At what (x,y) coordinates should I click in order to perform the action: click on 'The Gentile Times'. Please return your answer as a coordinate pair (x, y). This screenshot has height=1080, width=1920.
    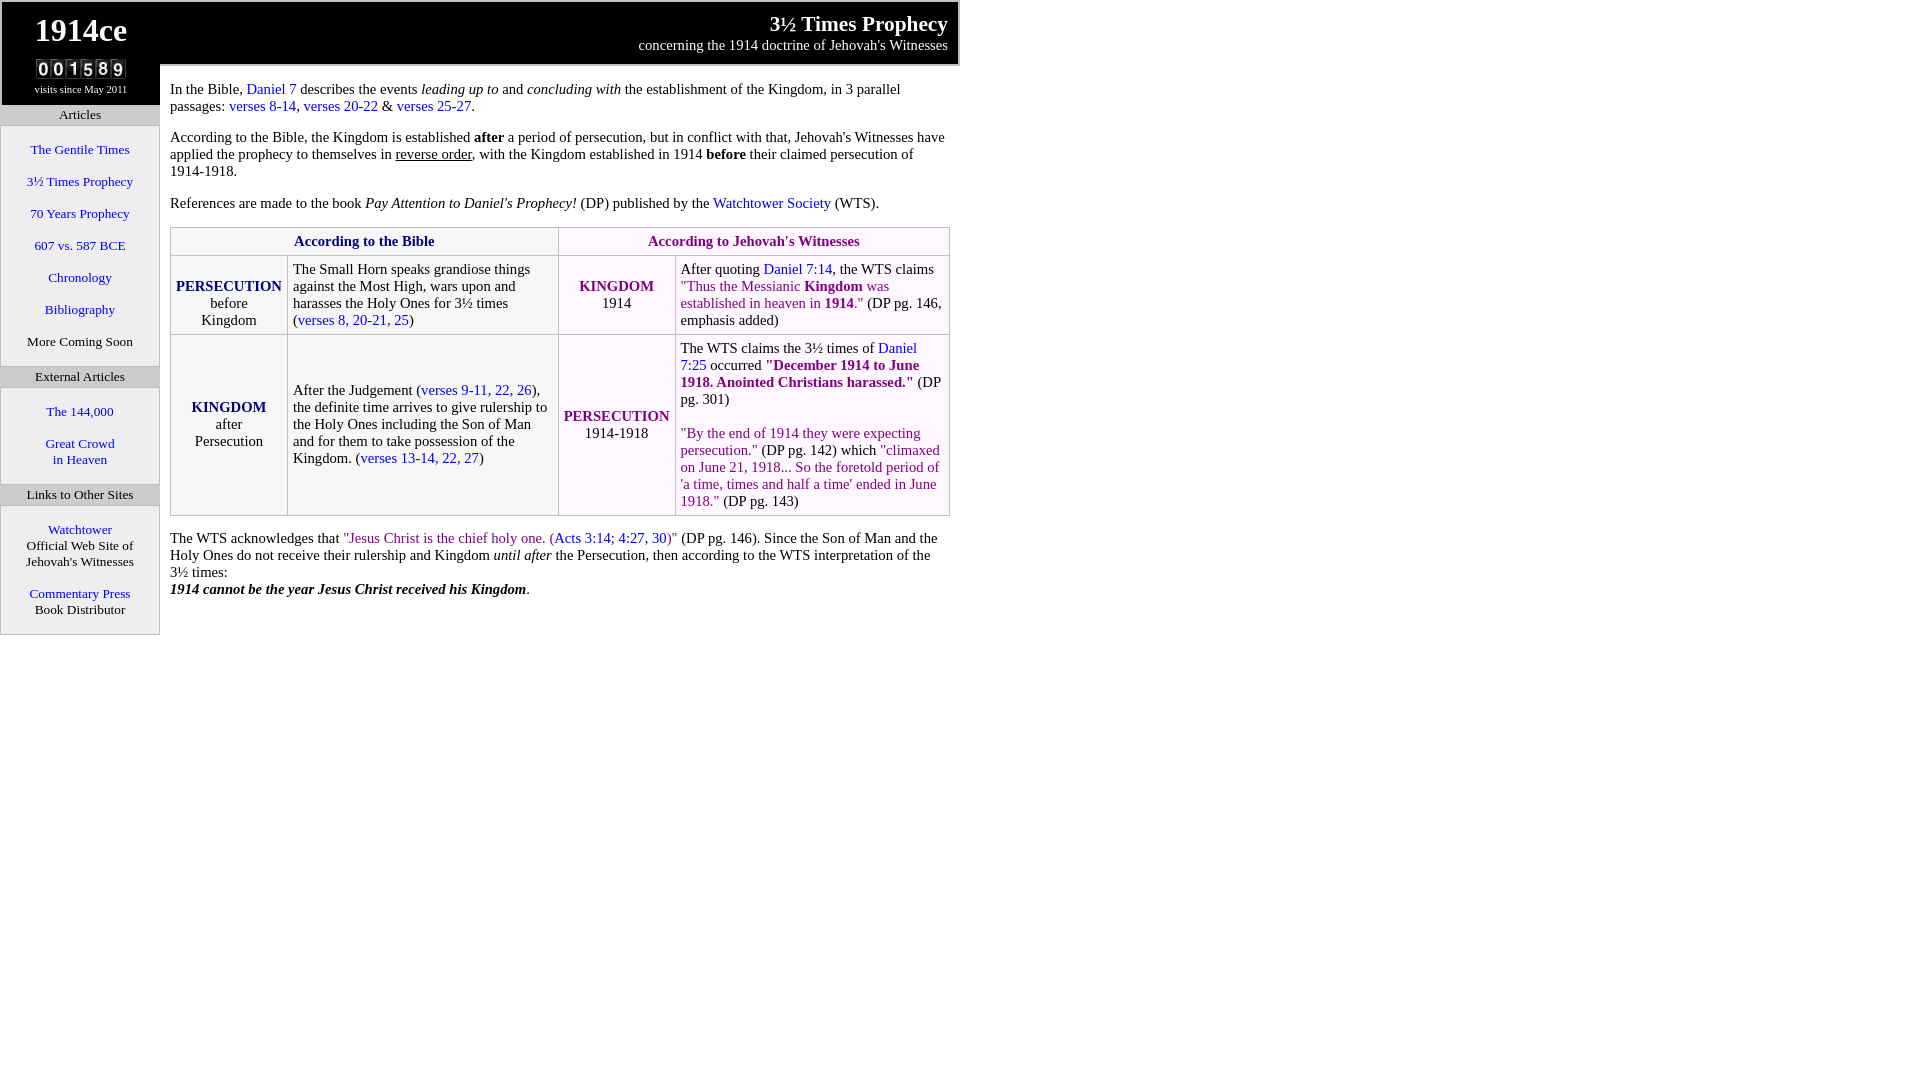
    Looking at the image, I should click on (79, 148).